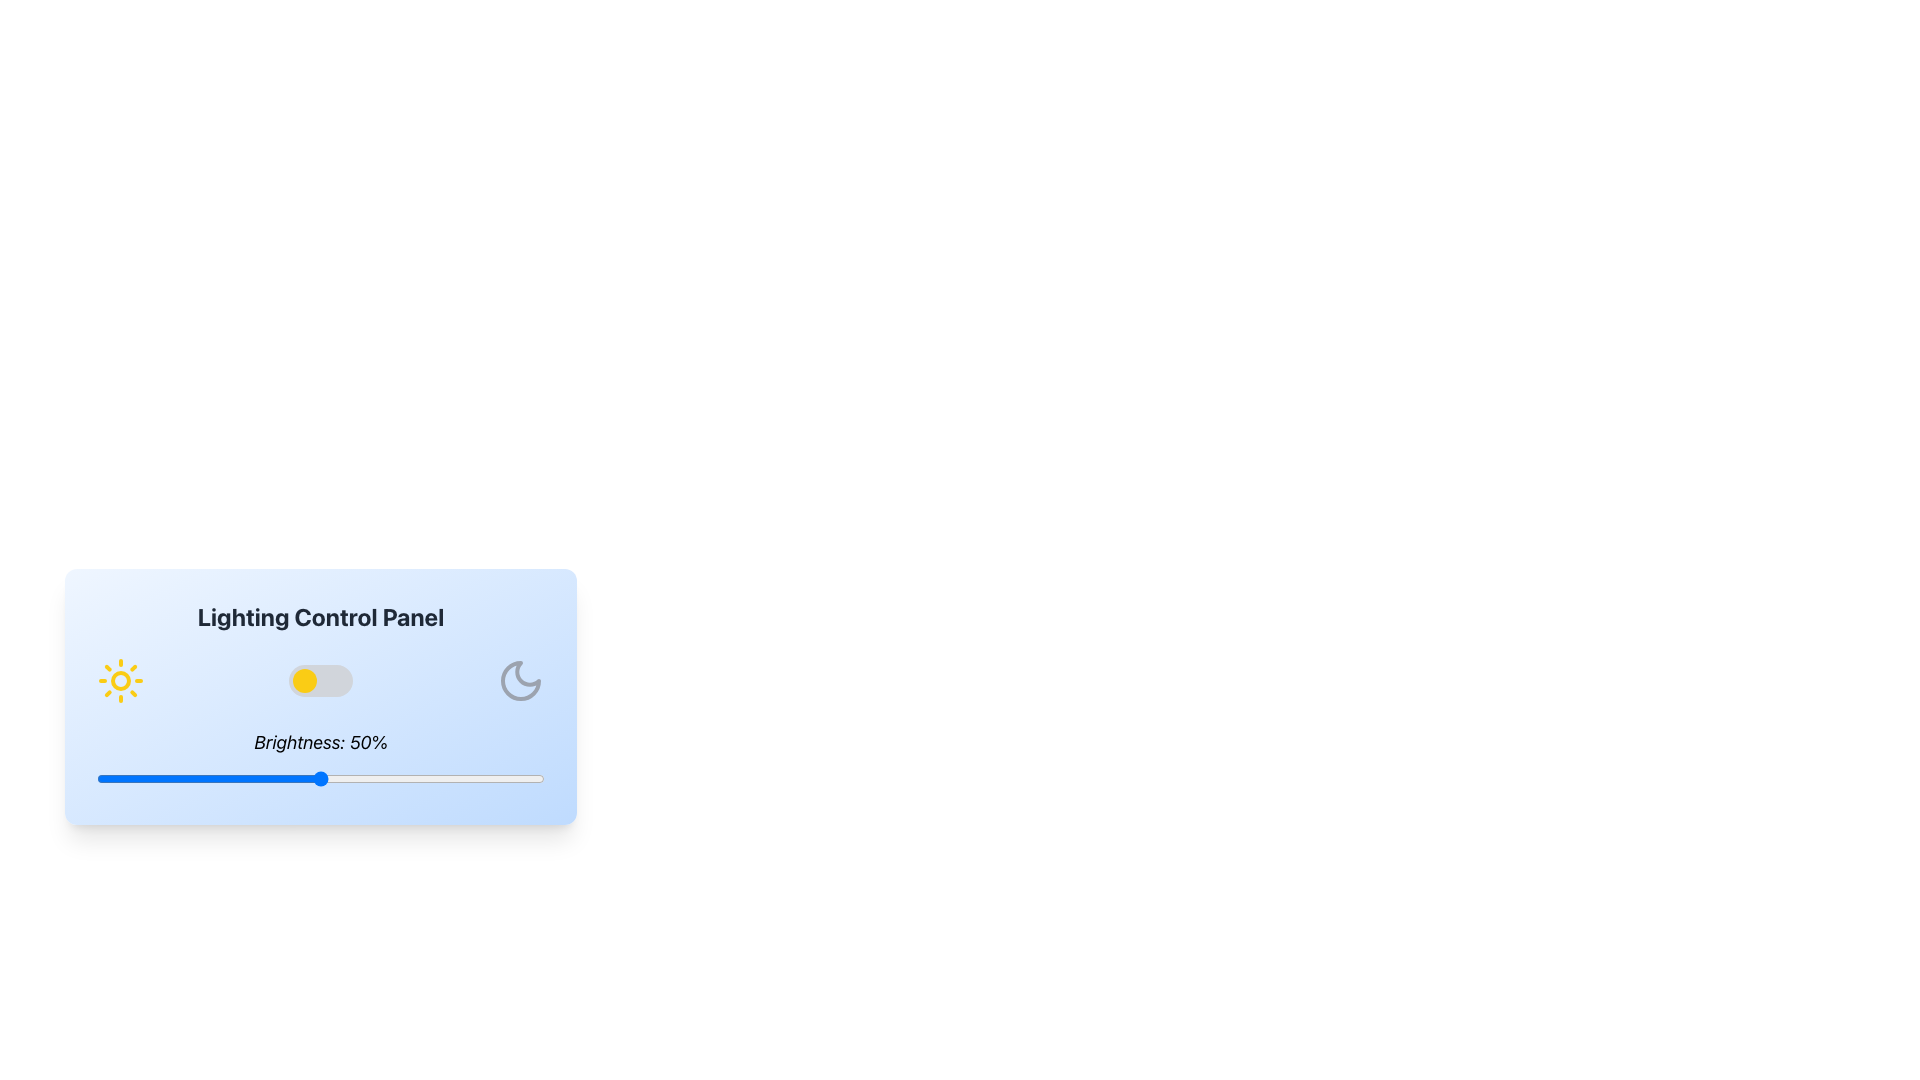 This screenshot has width=1920, height=1080. Describe the element at coordinates (521, 680) in the screenshot. I see `the nighttime icon` at that location.